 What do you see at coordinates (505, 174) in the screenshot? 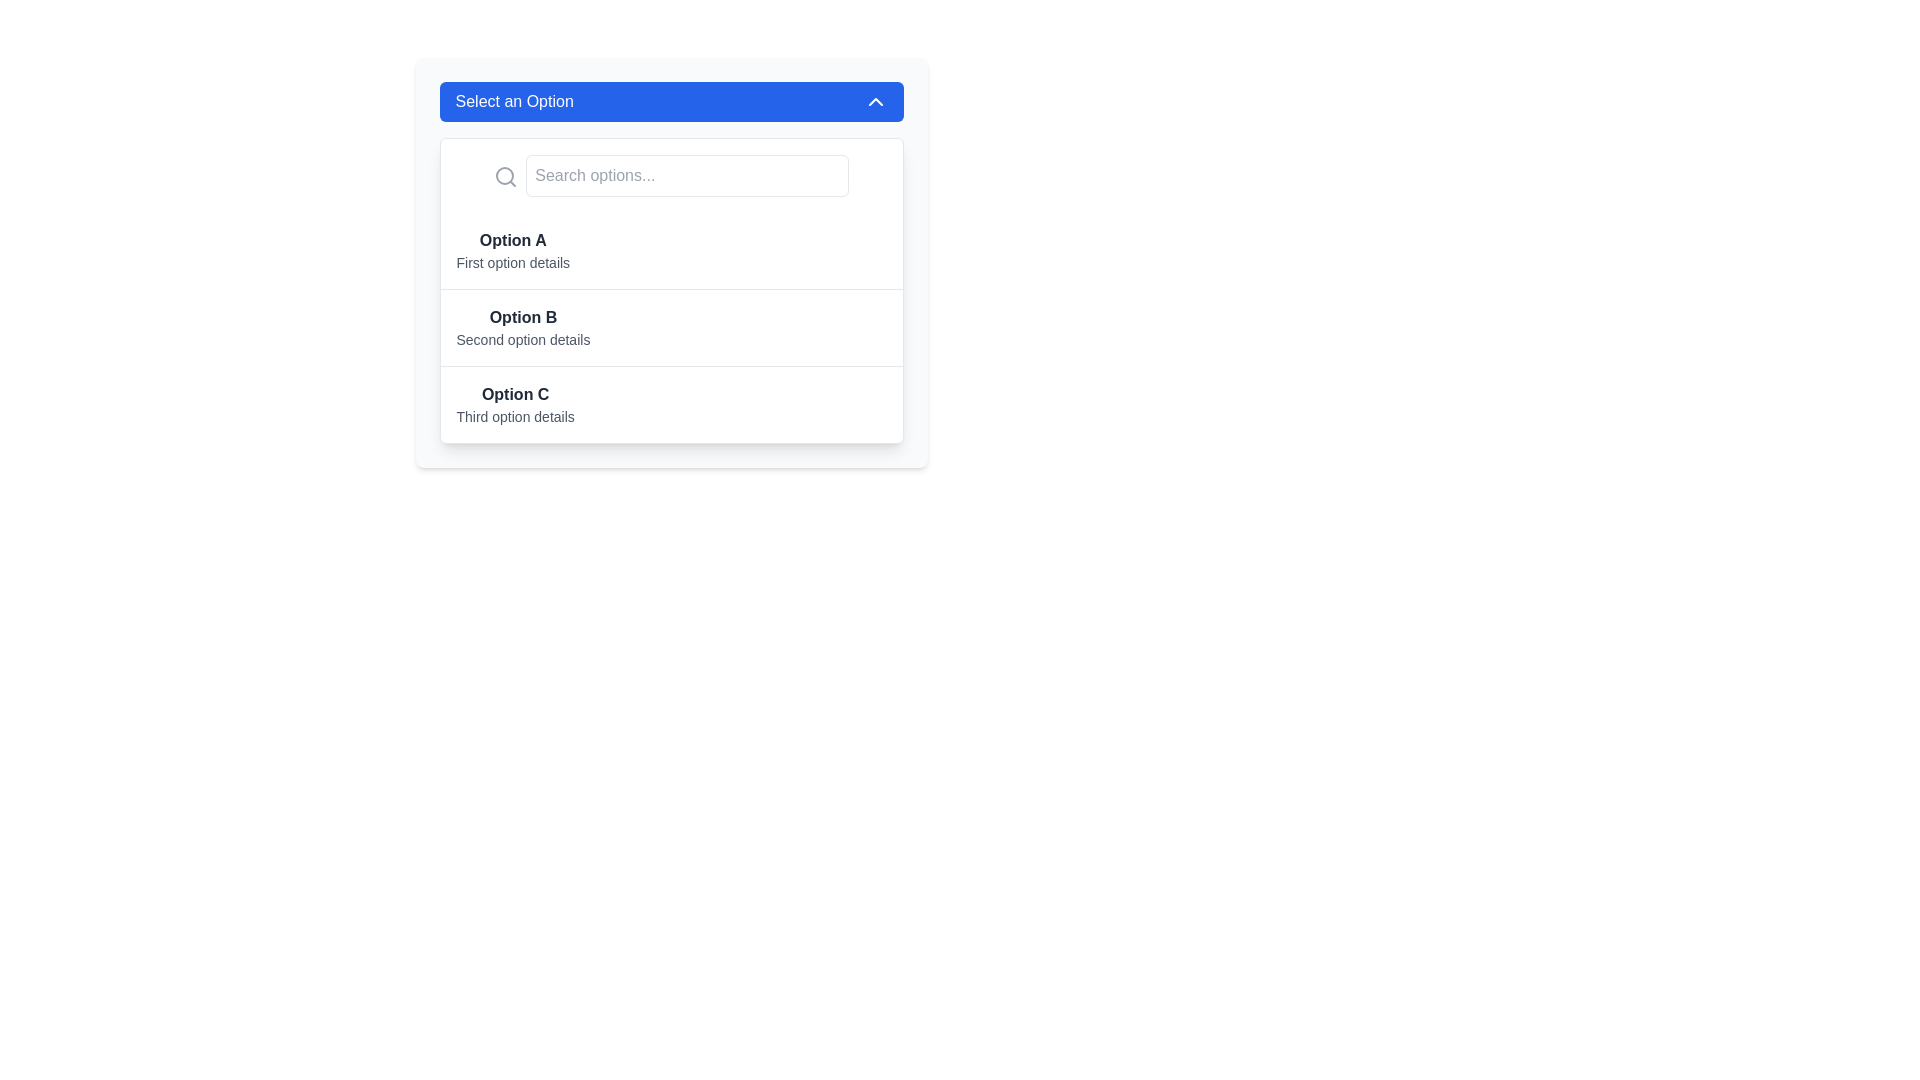
I see `the central circular part of the magnifying glass icon in the search bar, which indicates the search functionality` at bounding box center [505, 174].